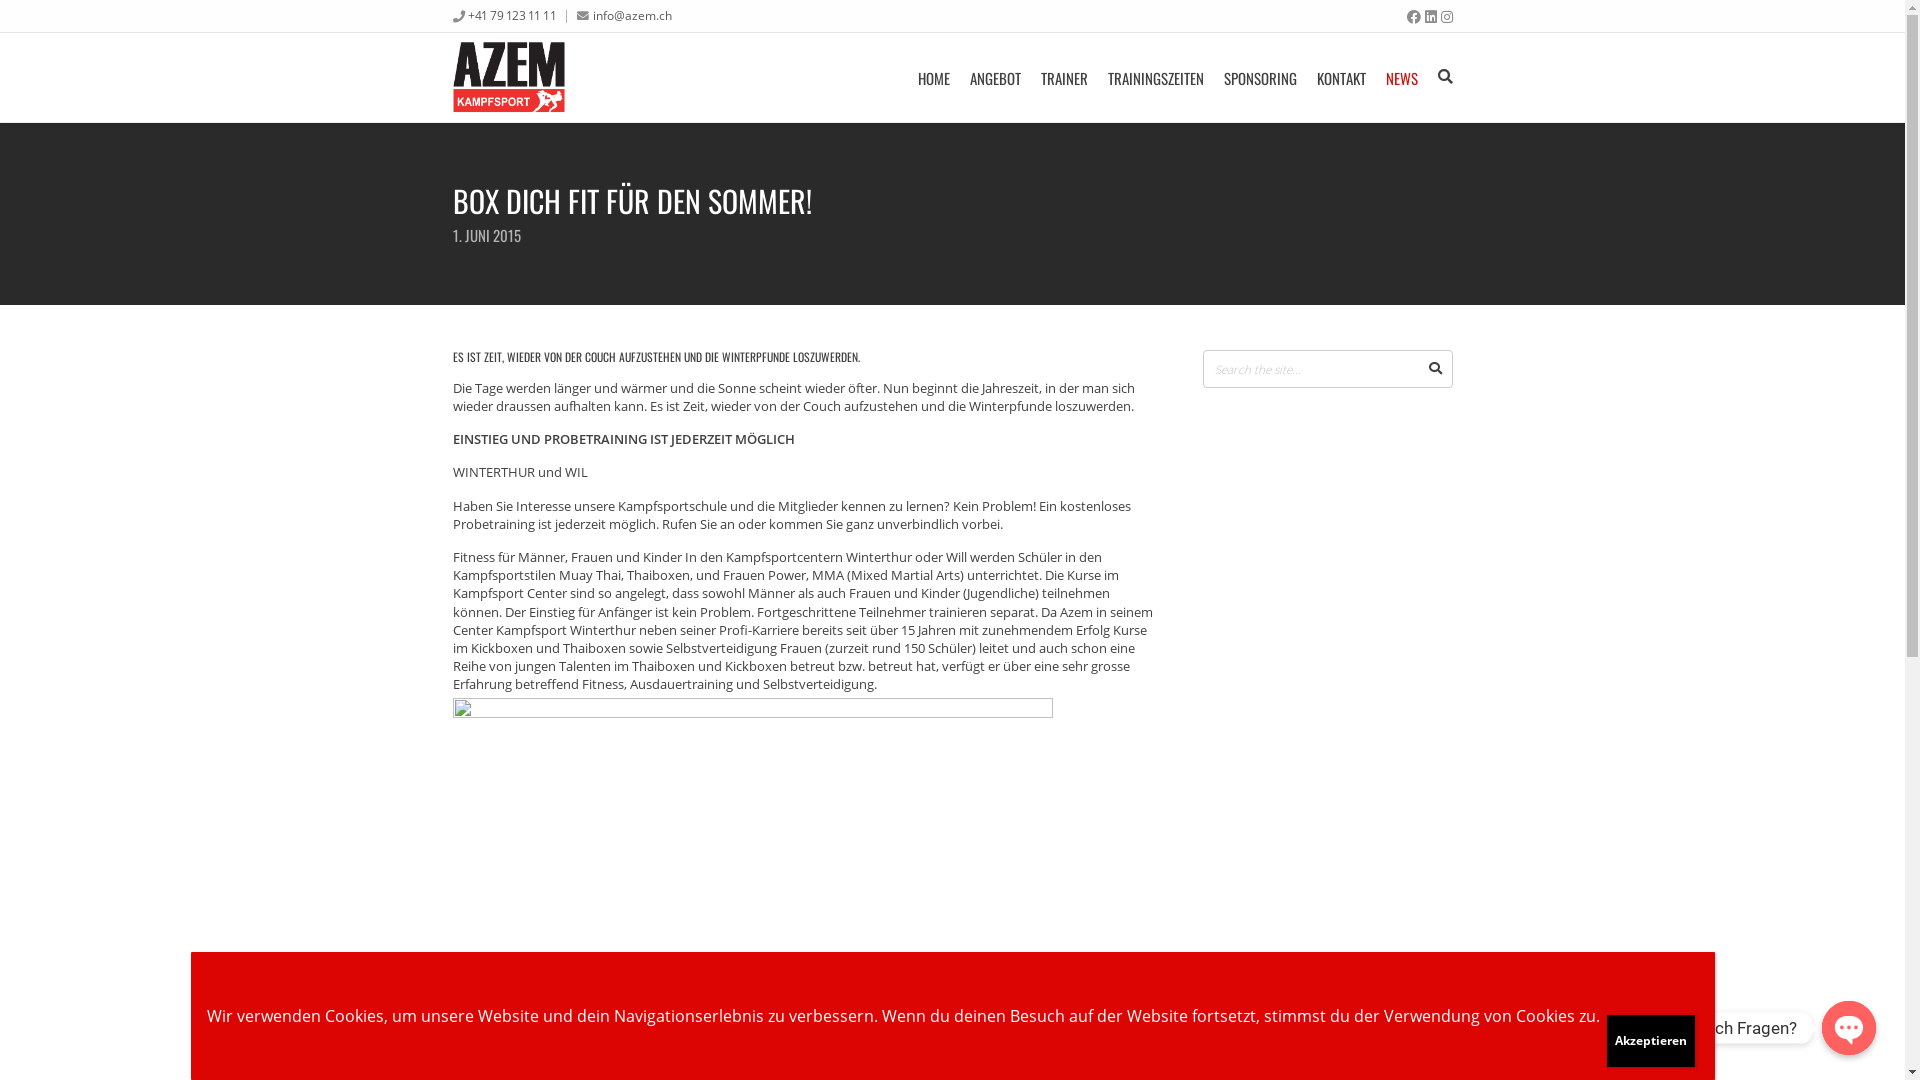  I want to click on 'KONTAKT', so click(1340, 76).